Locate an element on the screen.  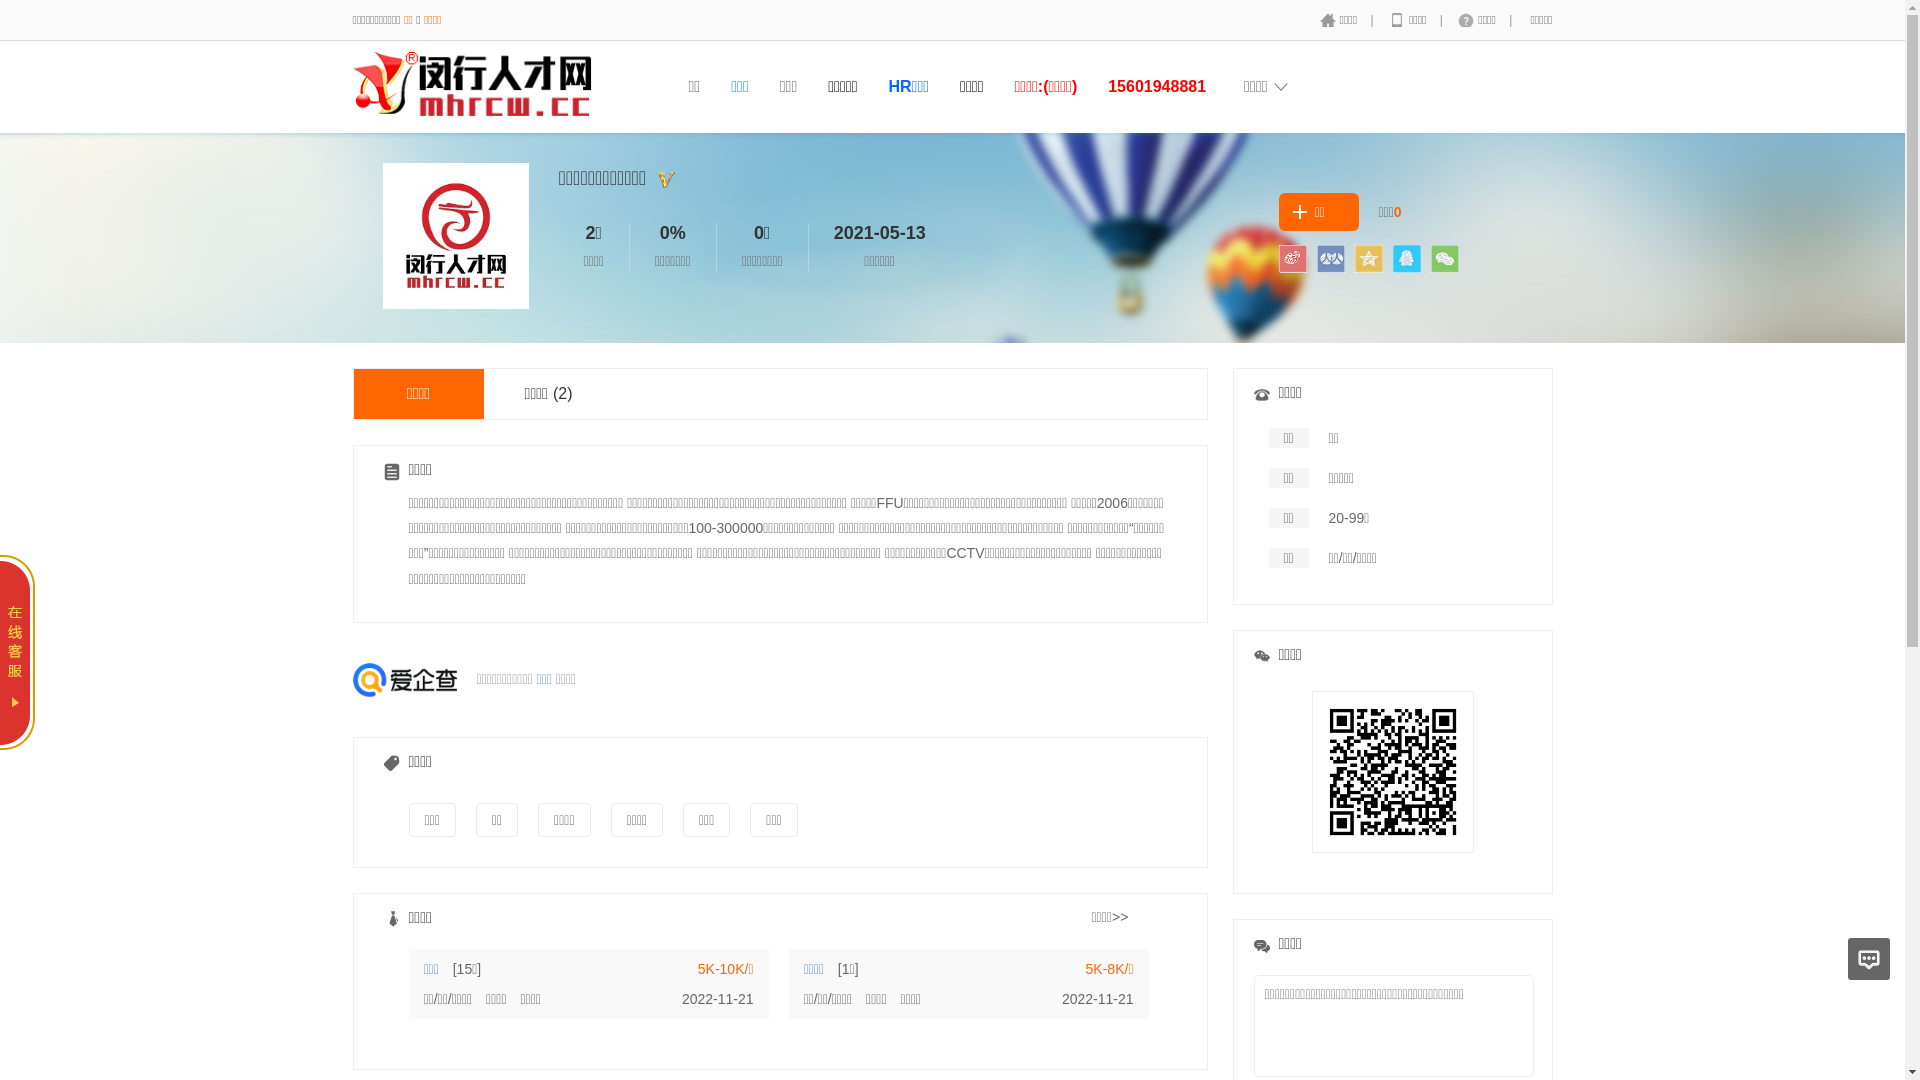
'15601948881' is located at coordinates (1156, 85).